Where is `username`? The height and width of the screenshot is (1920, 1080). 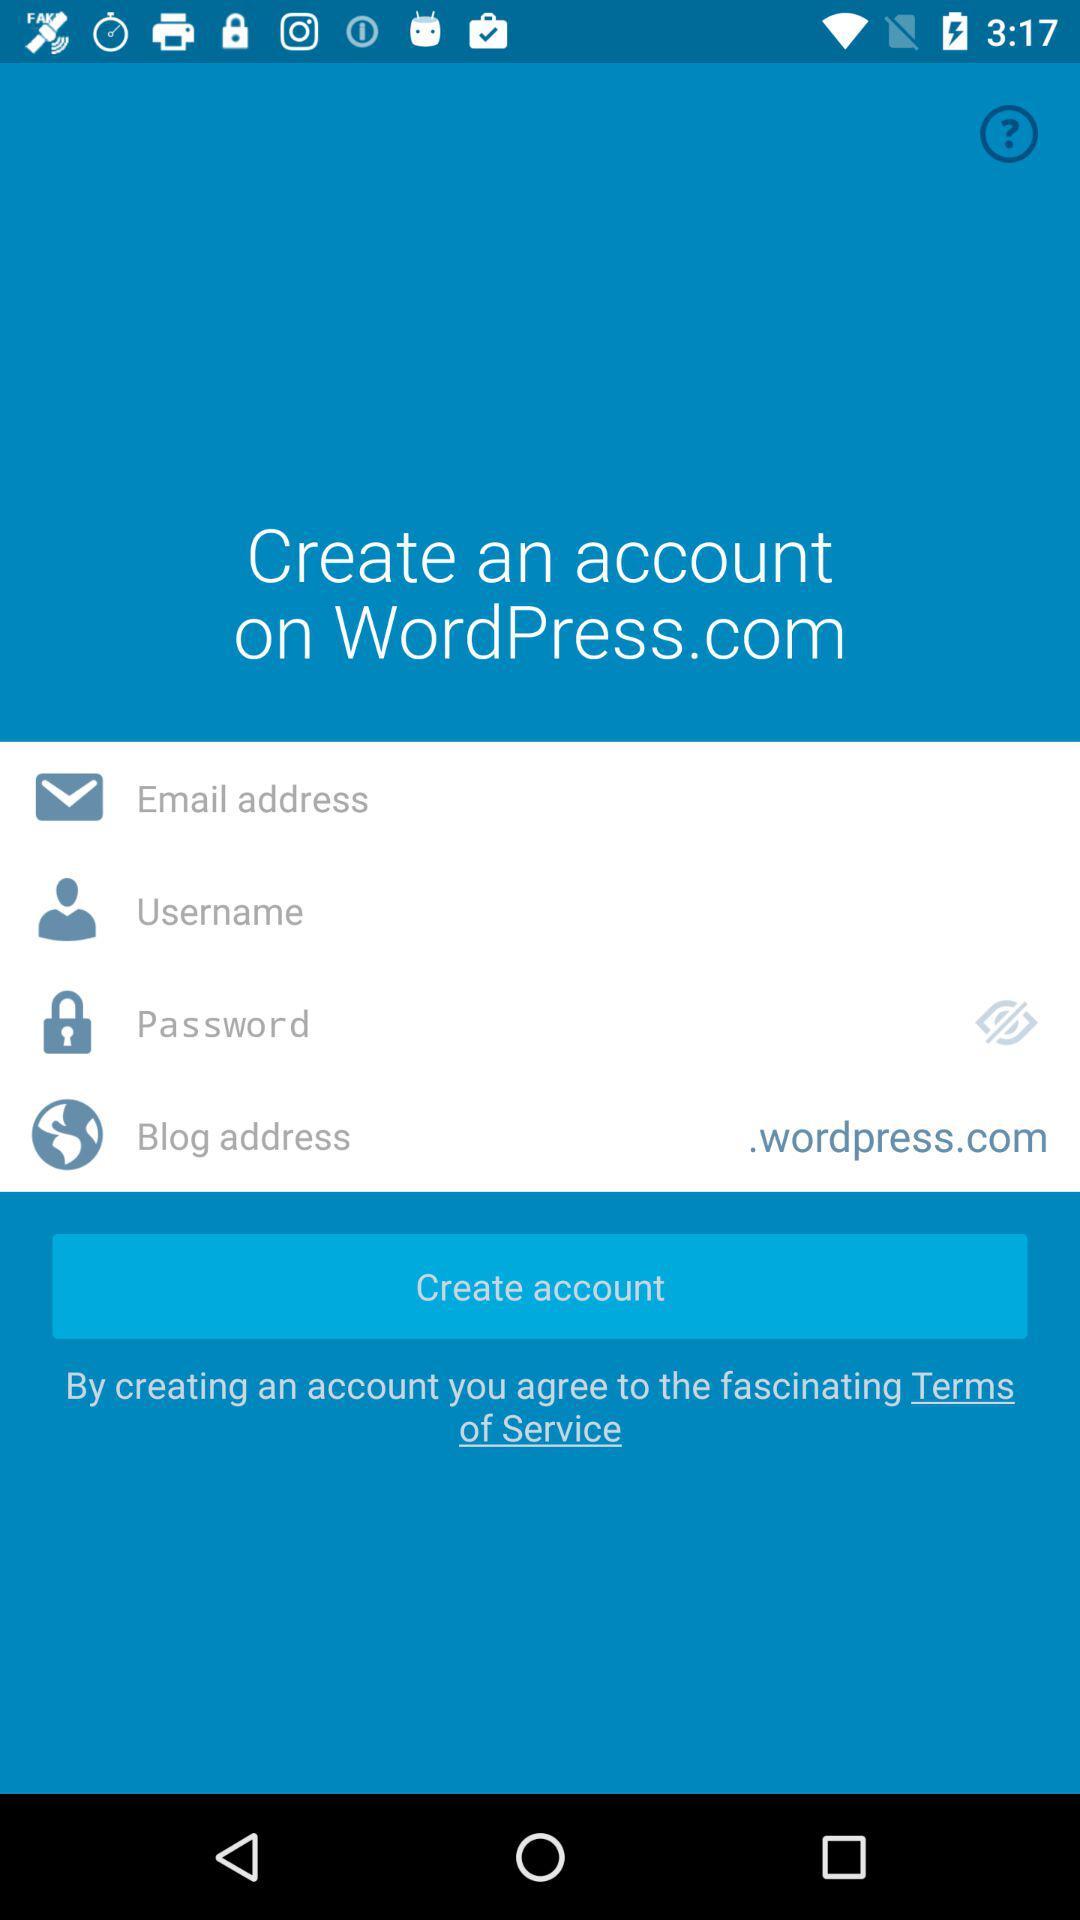
username is located at coordinates (591, 909).